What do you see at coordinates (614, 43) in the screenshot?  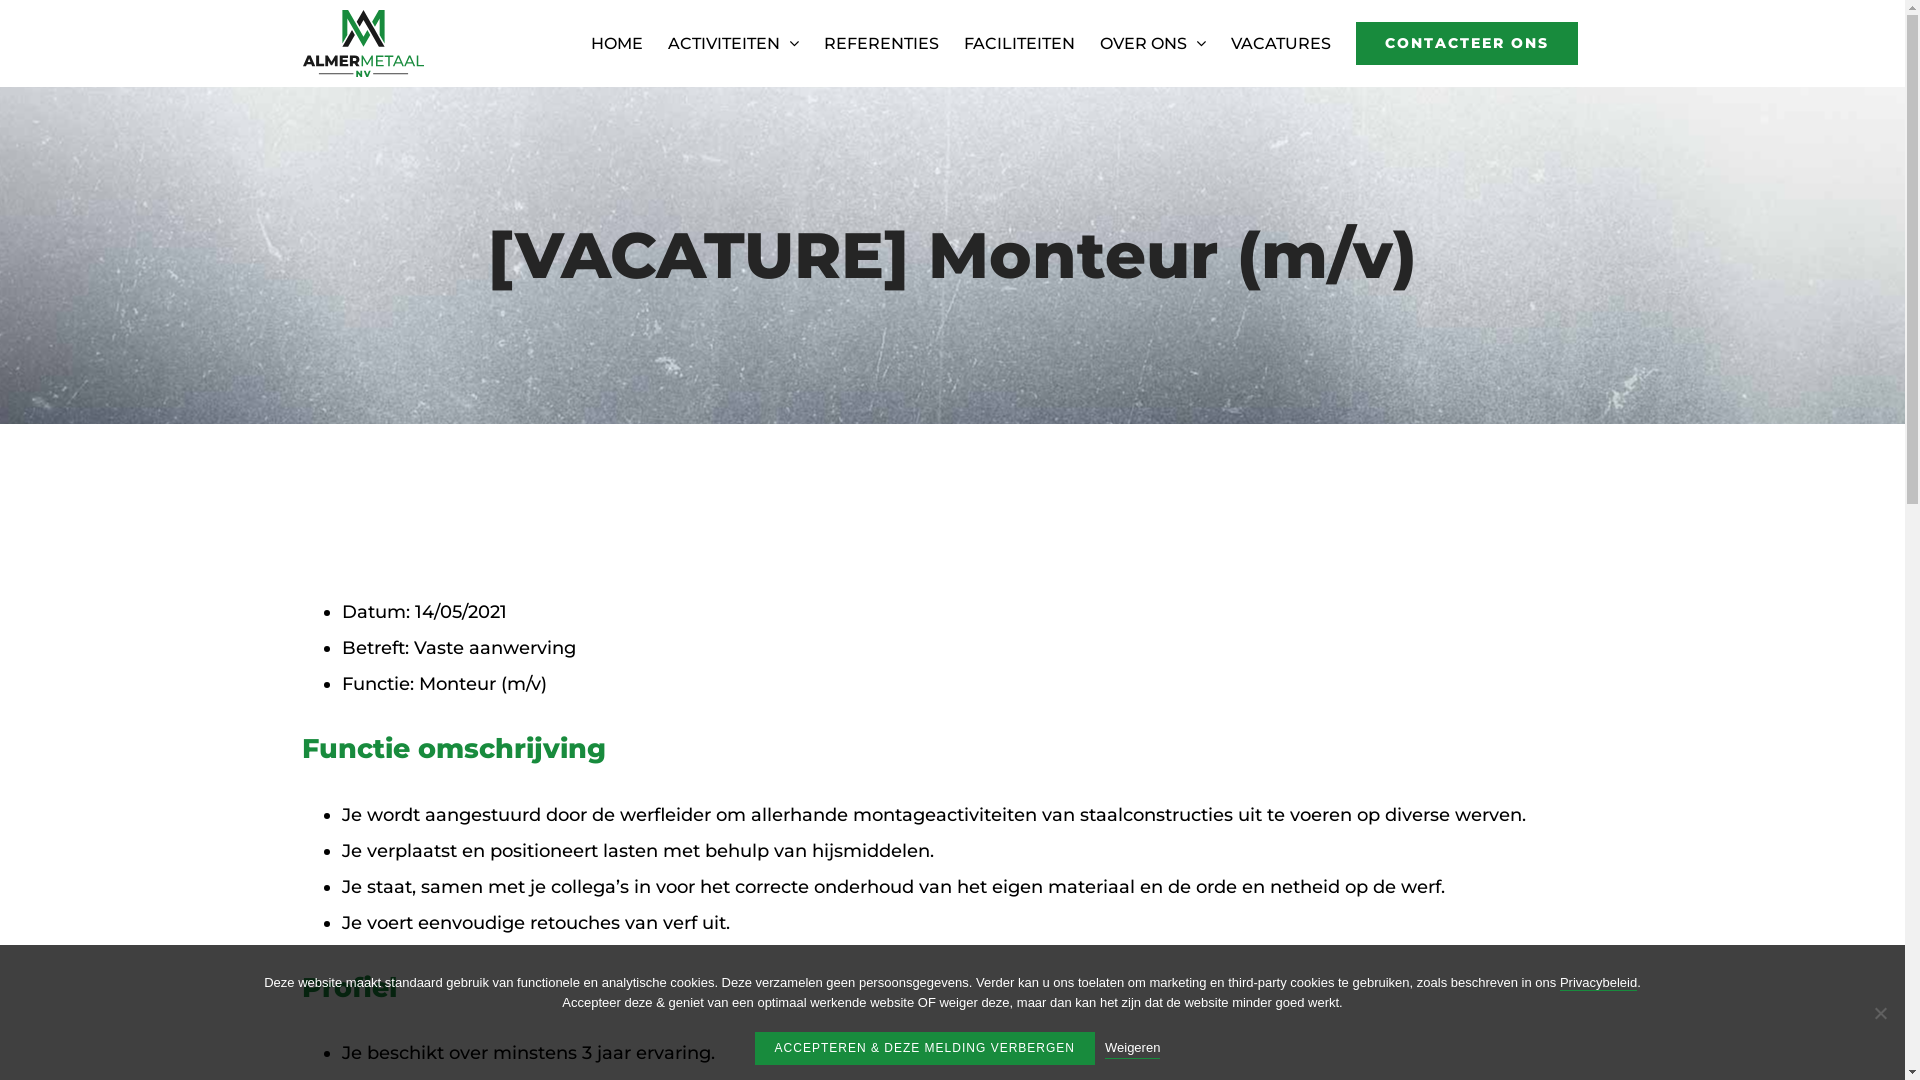 I see `'HOME'` at bounding box center [614, 43].